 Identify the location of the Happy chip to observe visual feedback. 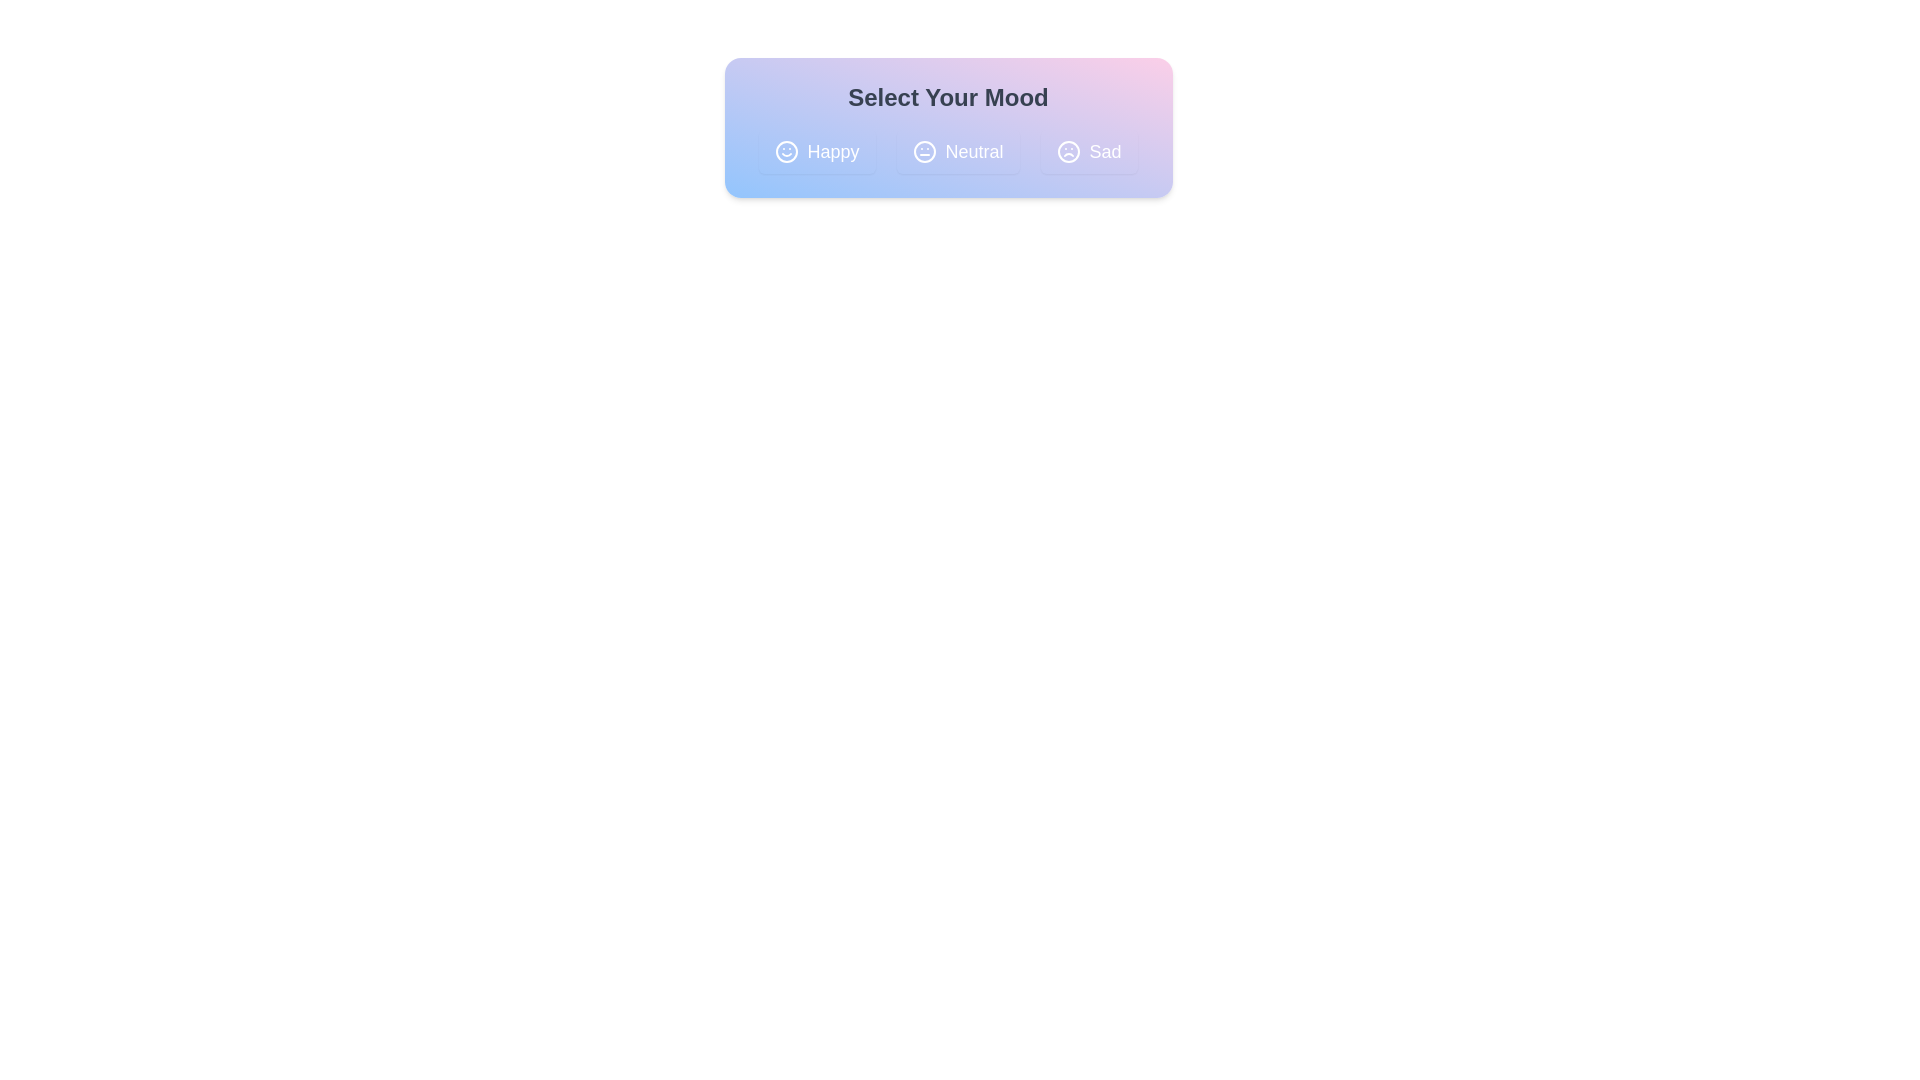
(817, 150).